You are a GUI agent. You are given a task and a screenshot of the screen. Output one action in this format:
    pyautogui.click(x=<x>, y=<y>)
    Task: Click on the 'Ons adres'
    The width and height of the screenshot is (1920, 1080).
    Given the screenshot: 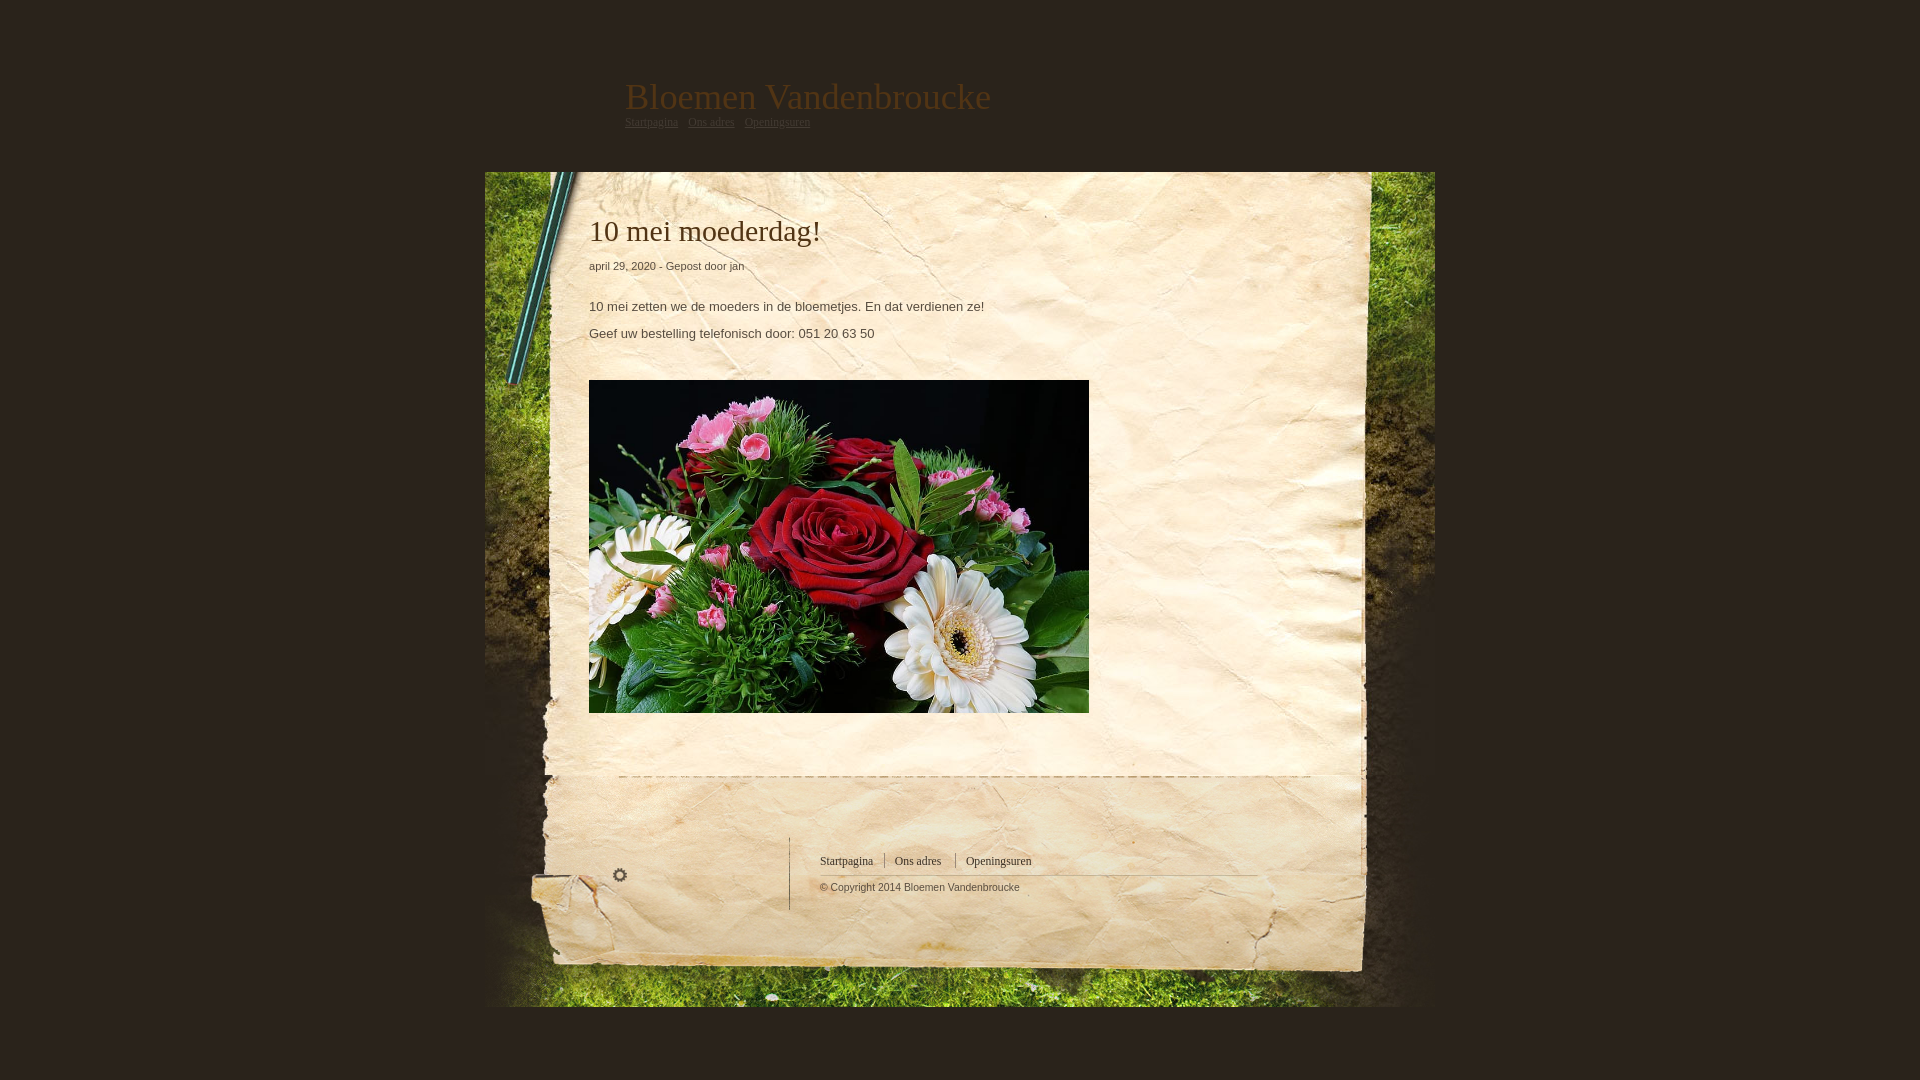 What is the action you would take?
    pyautogui.click(x=916, y=860)
    